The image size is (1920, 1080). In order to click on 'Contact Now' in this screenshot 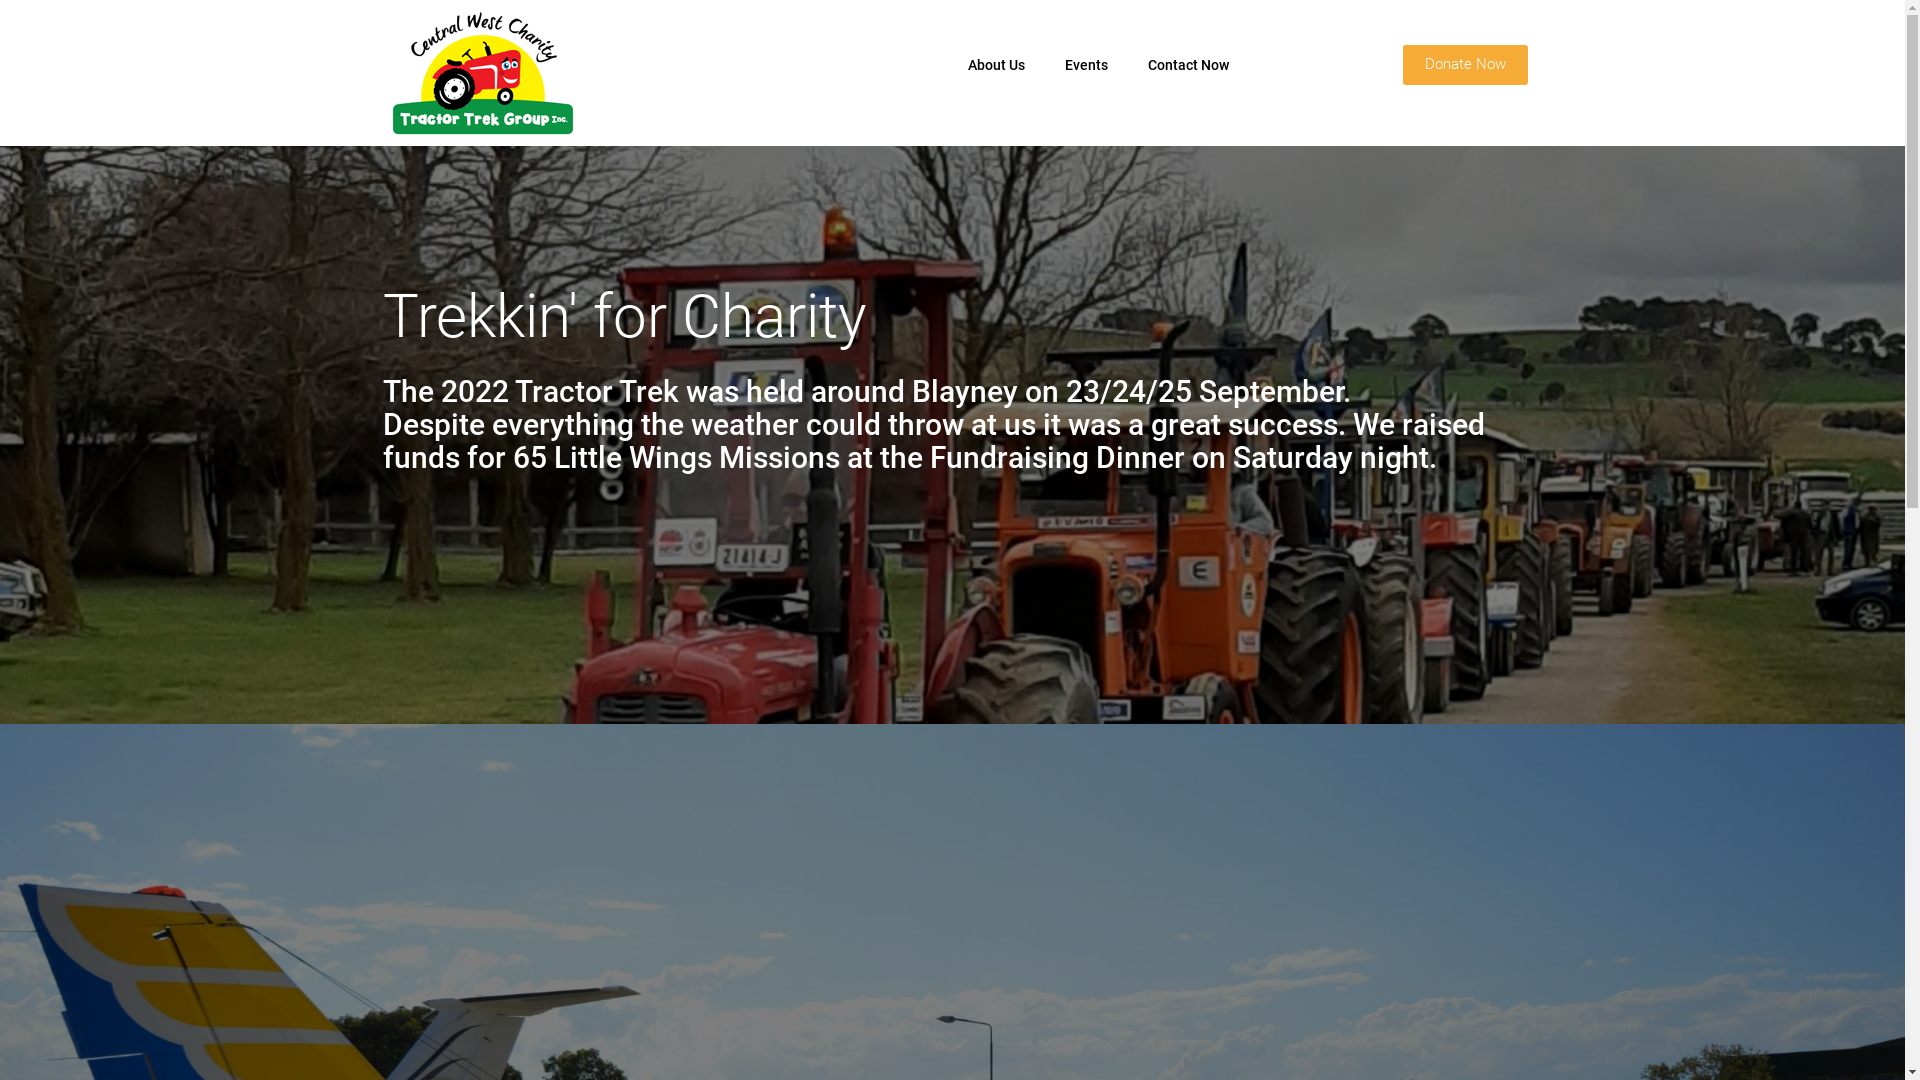, I will do `click(1128, 64)`.